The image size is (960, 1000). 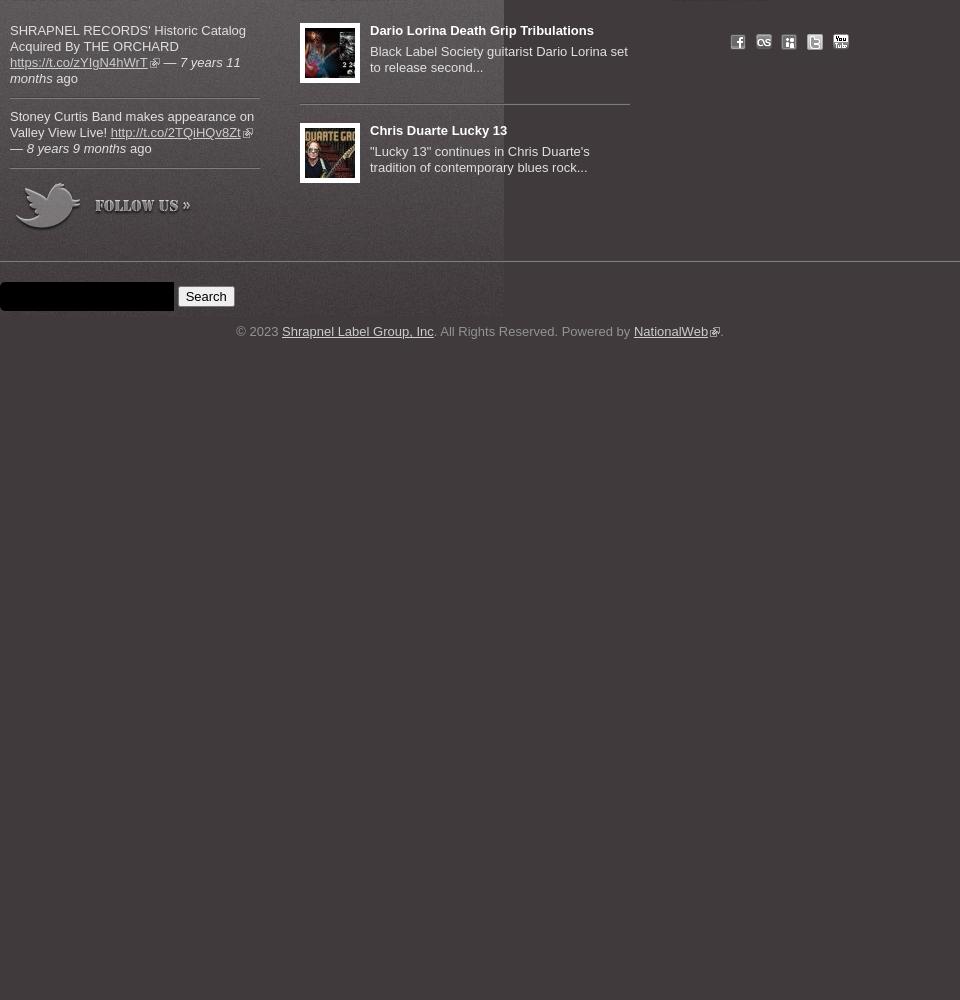 What do you see at coordinates (126, 38) in the screenshot?
I see `'SHRAPNEL RECORDS' Historic Catalog Acquired By THE ORCHARD'` at bounding box center [126, 38].